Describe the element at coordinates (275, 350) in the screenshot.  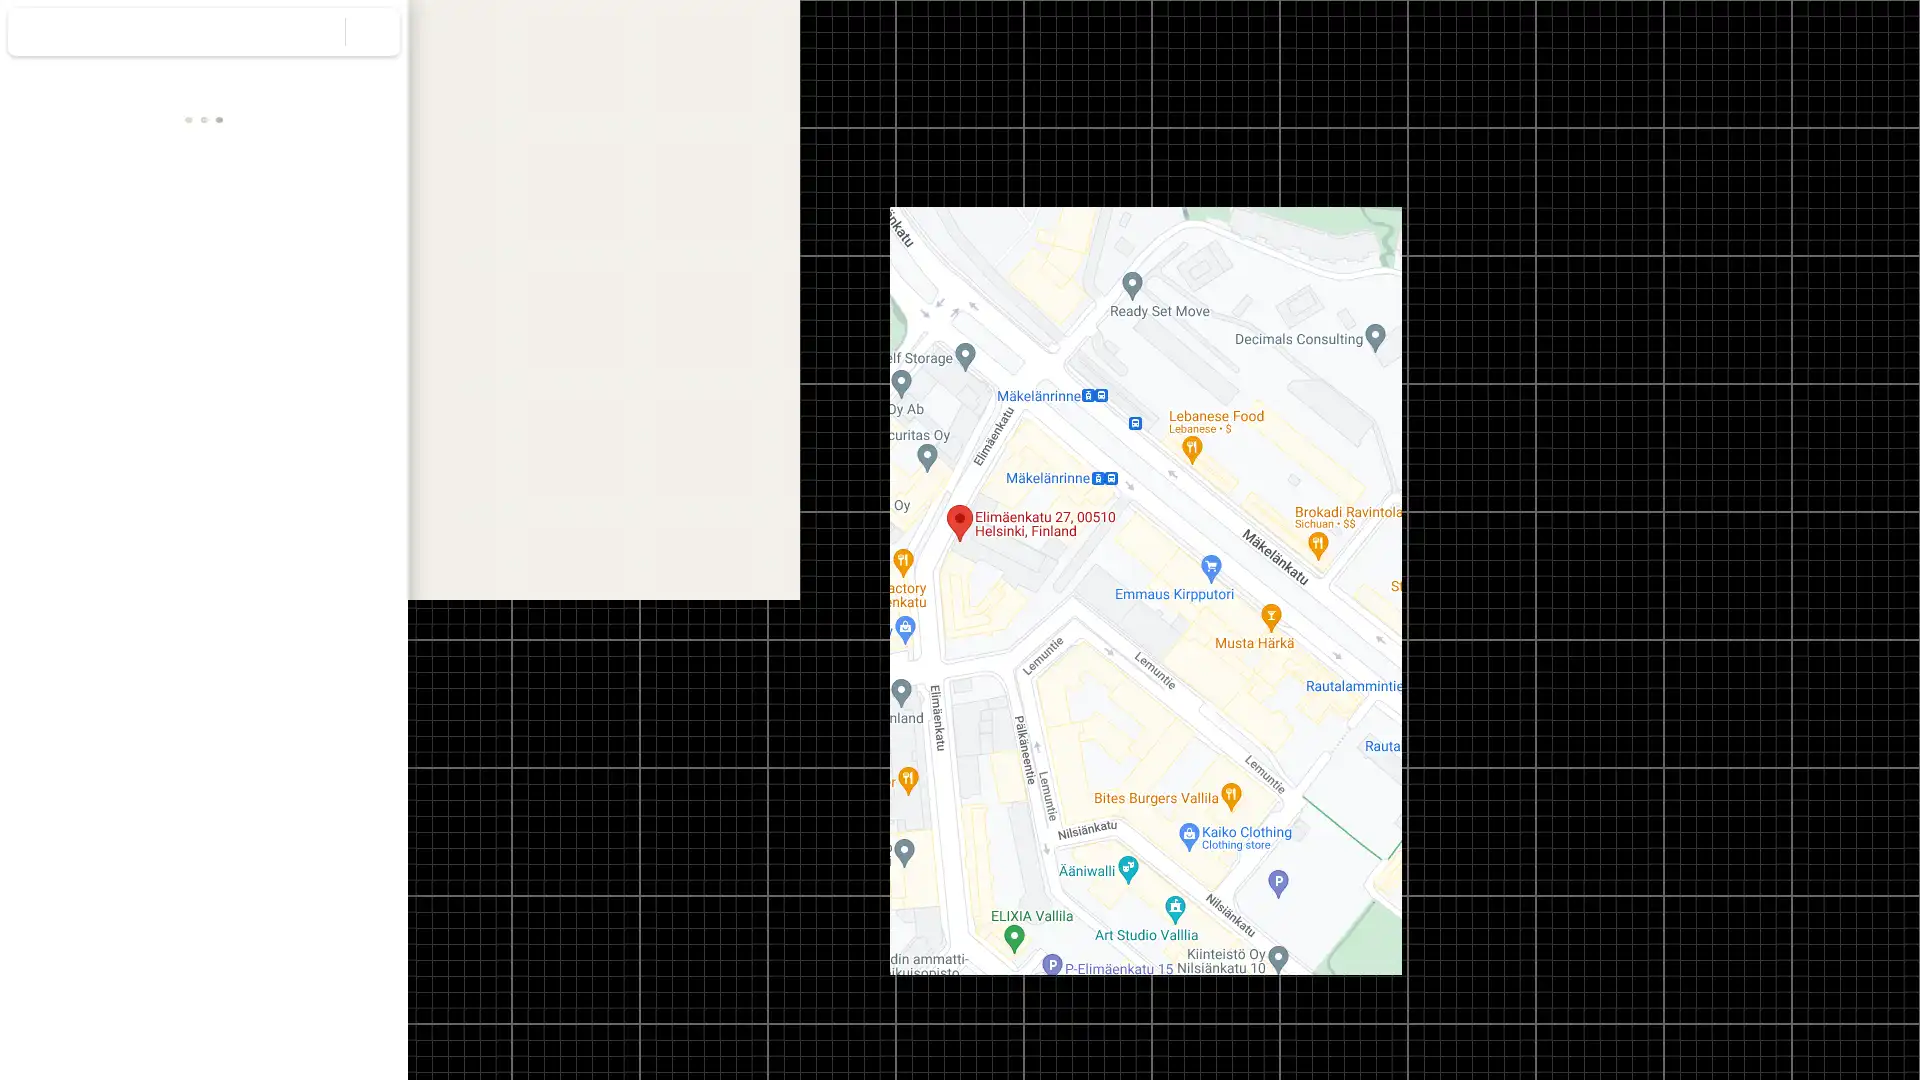
I see `Send Elimaenkatu 27 to your phone` at that location.